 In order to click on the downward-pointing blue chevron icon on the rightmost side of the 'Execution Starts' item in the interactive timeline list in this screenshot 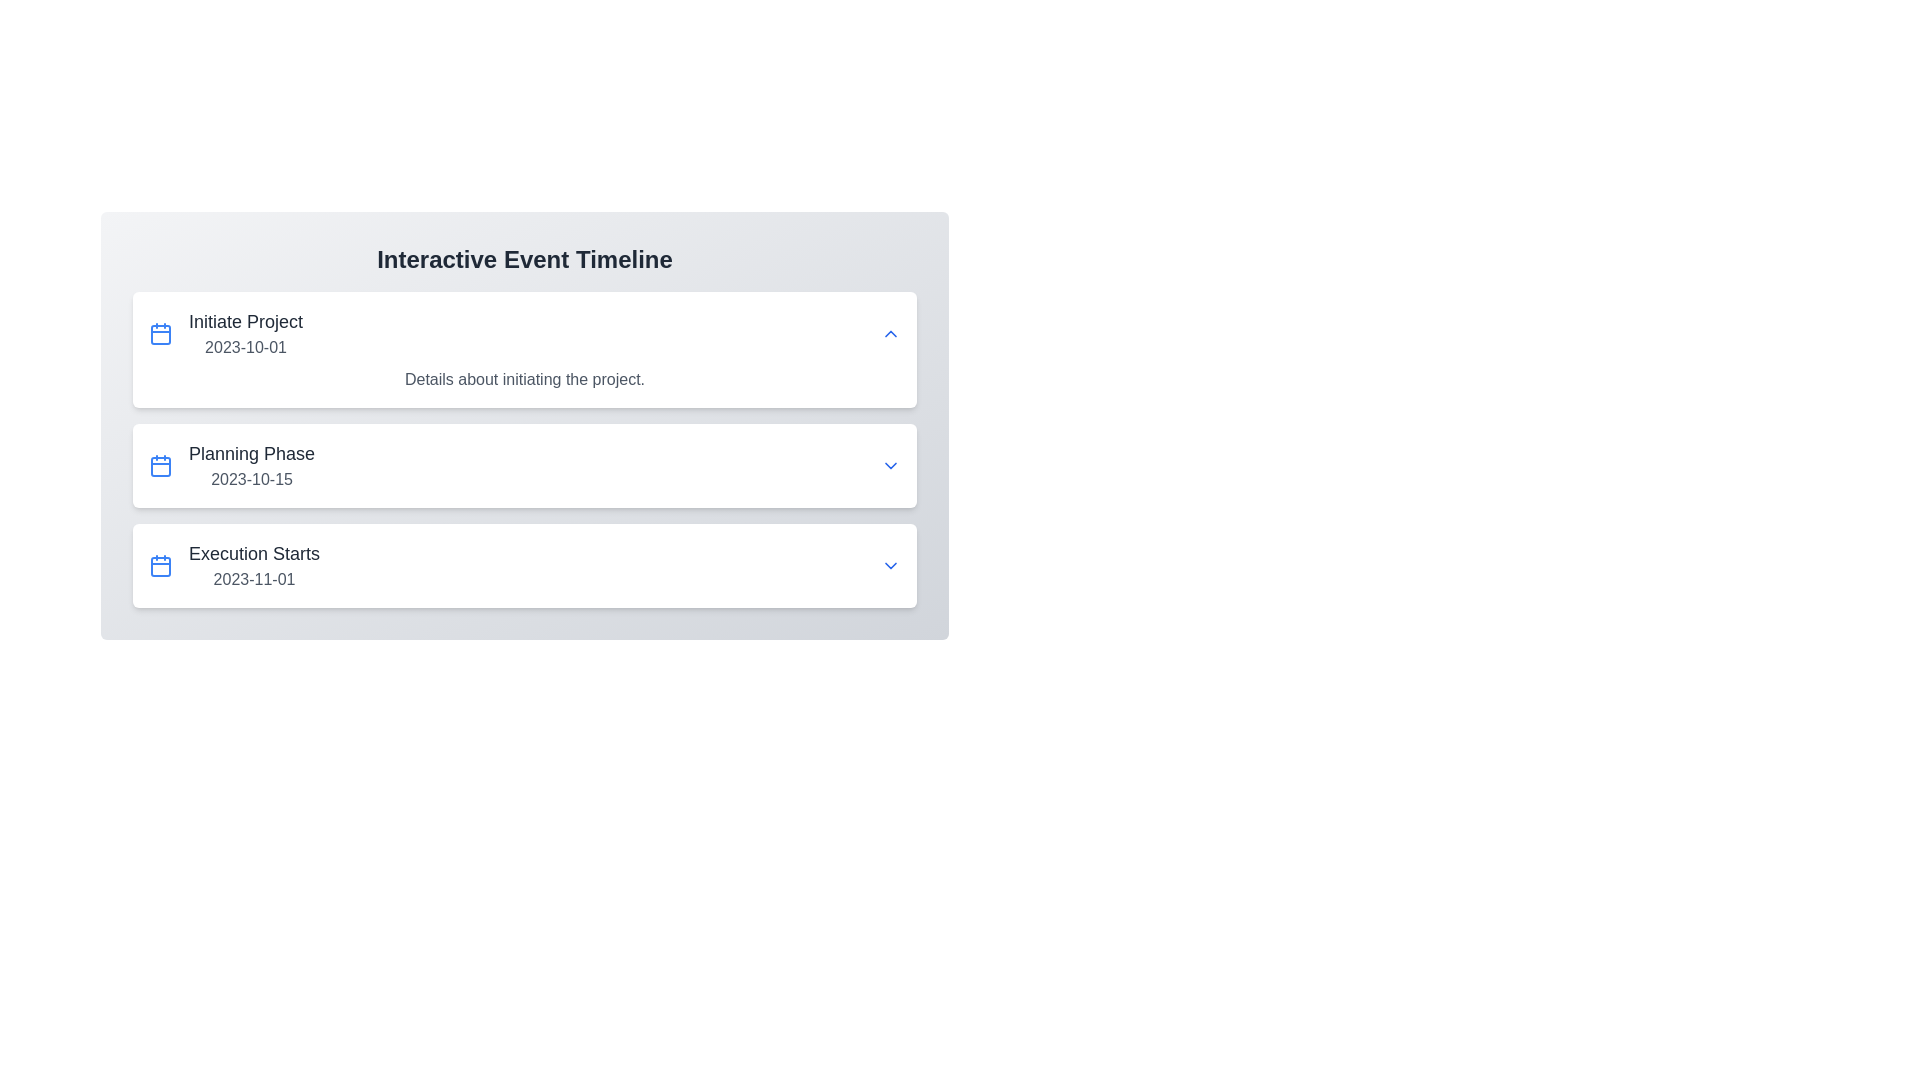, I will do `click(890, 566)`.